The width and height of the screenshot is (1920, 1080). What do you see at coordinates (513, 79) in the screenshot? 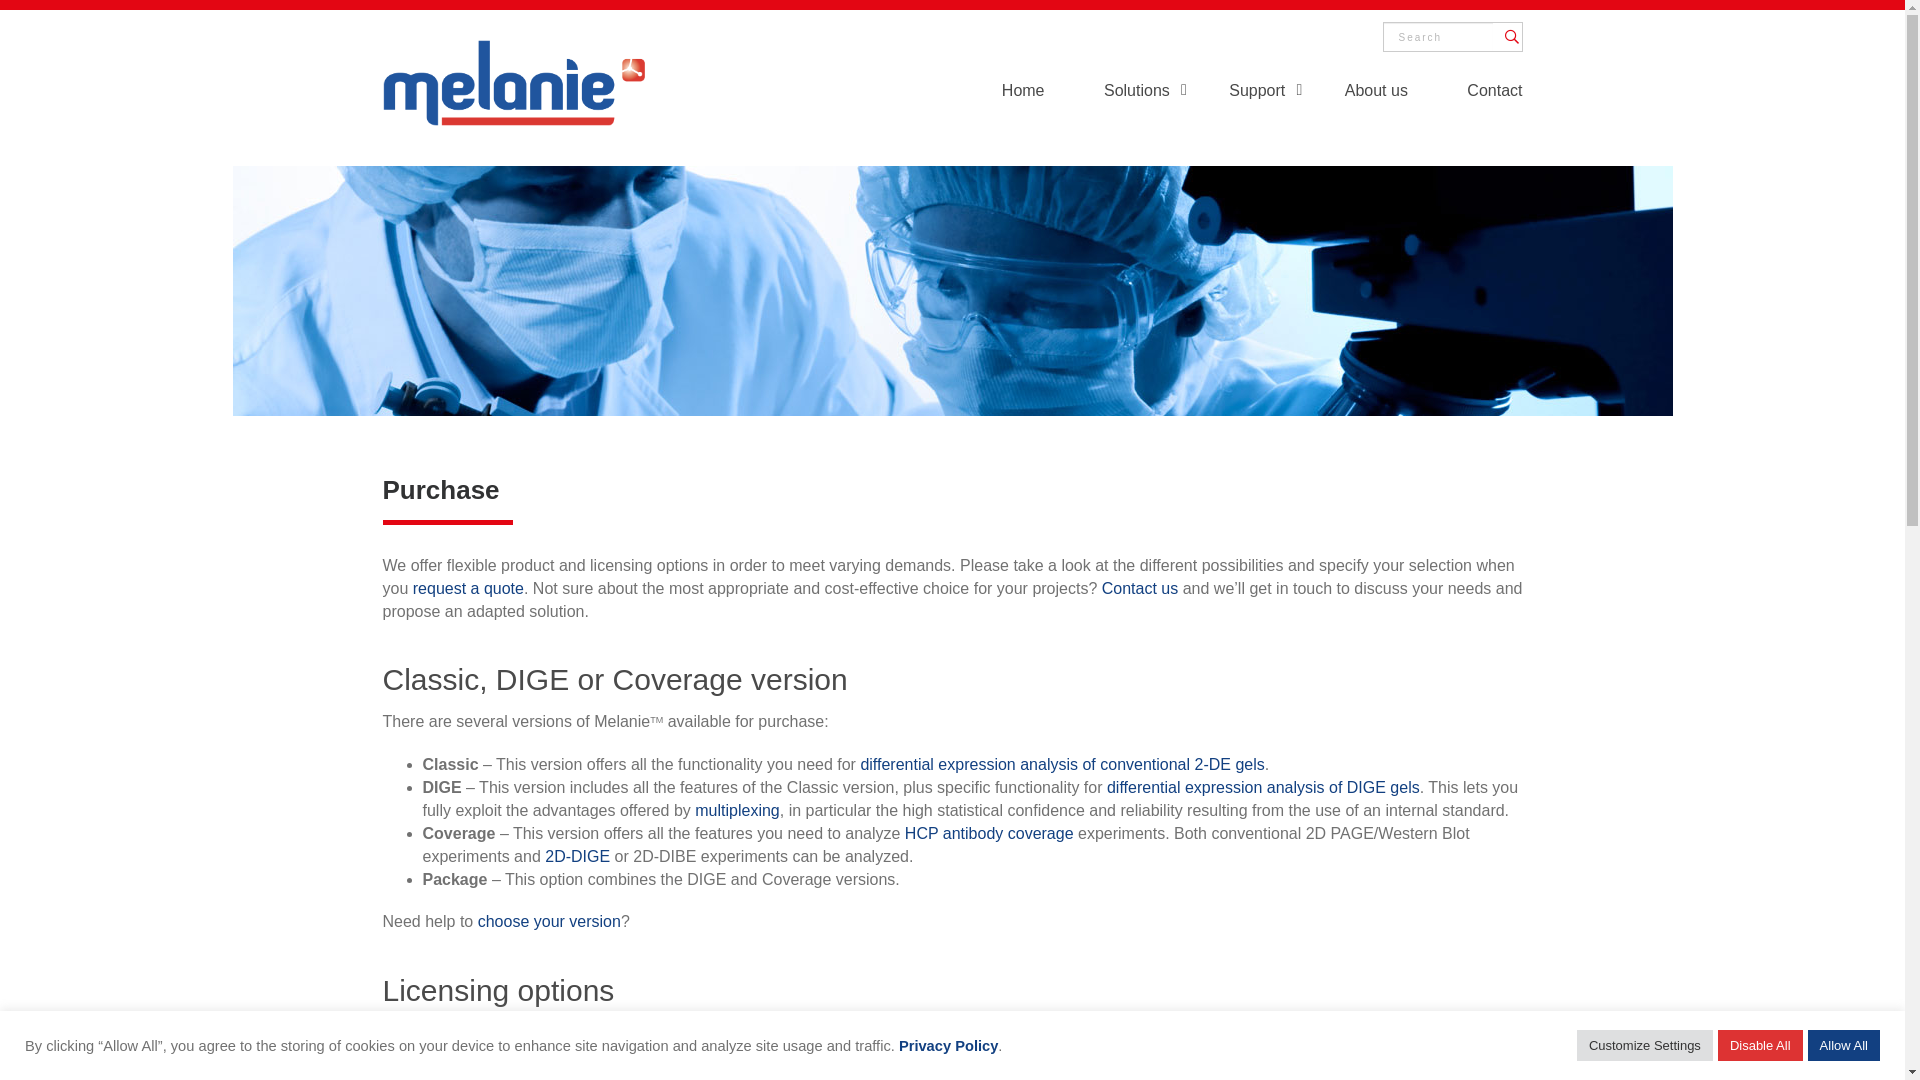
I see `'Melanie'` at bounding box center [513, 79].